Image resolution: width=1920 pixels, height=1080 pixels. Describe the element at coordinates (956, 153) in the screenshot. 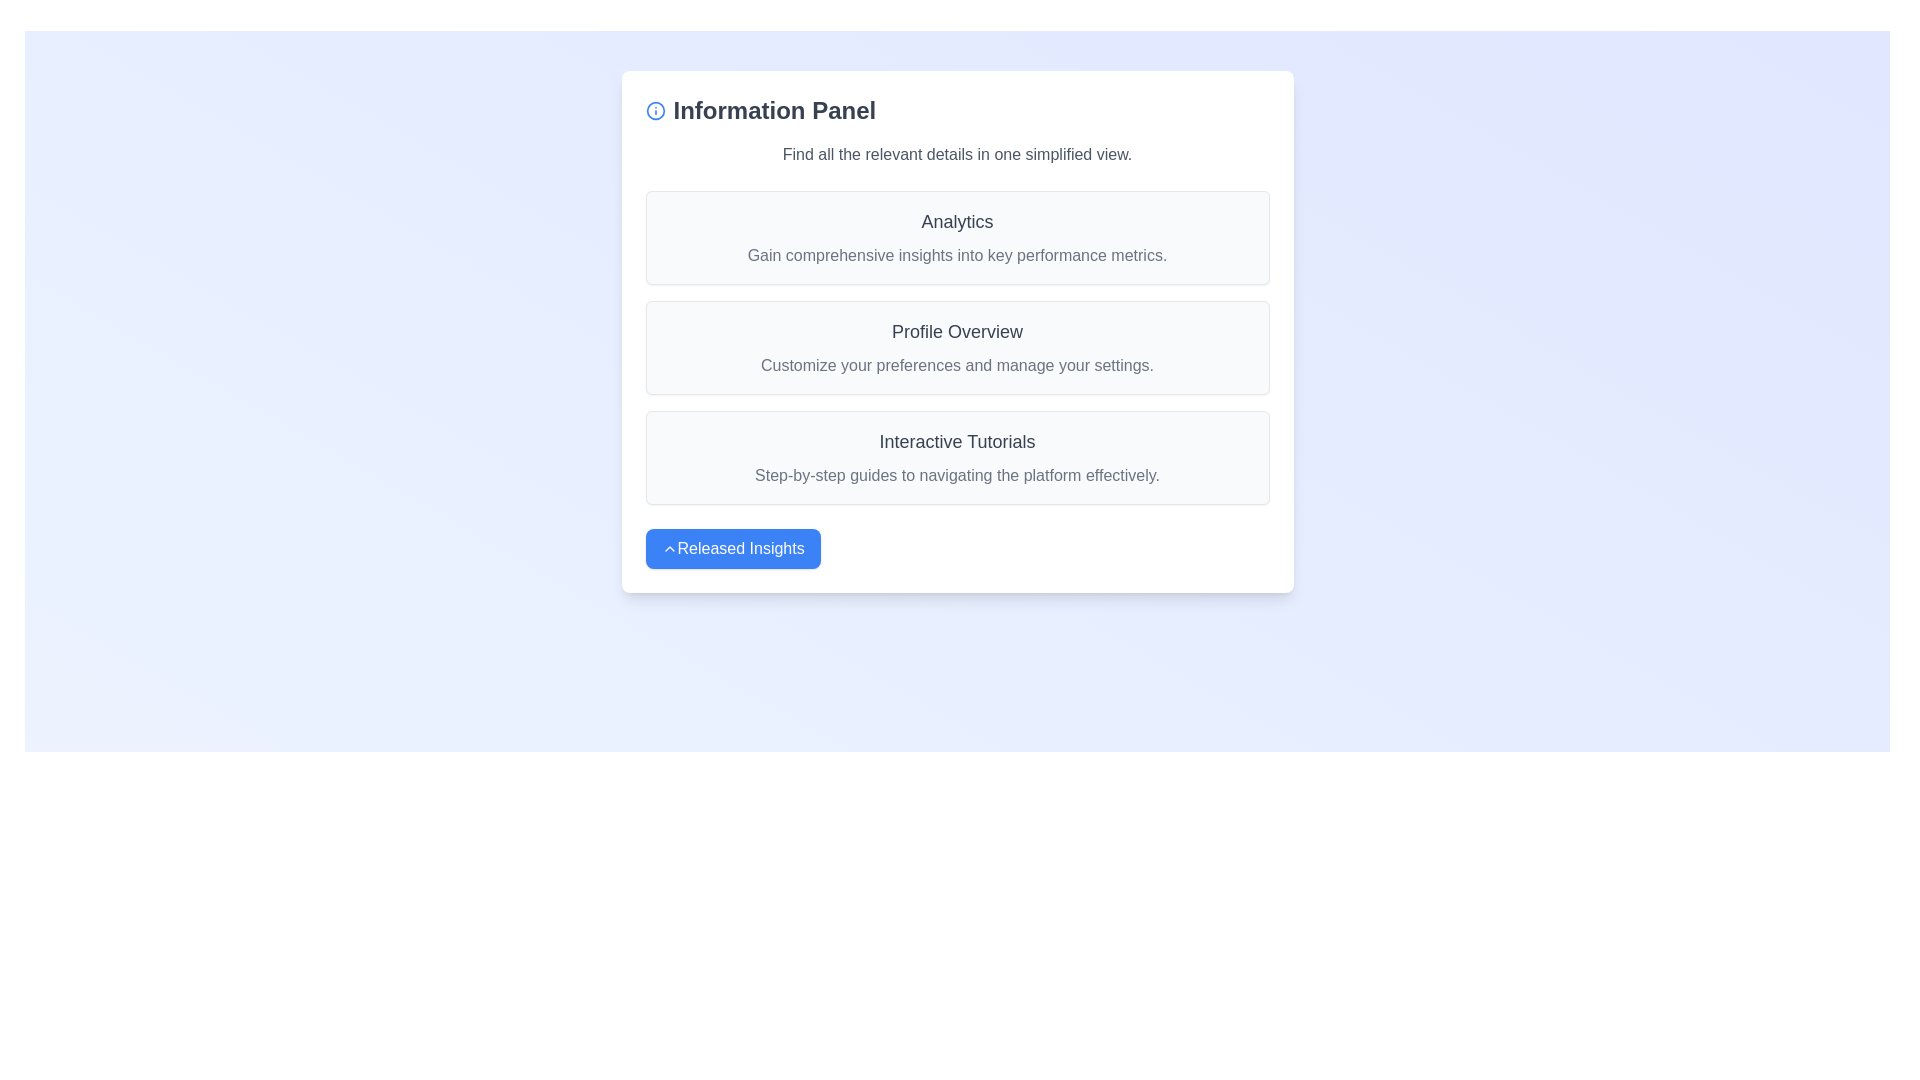

I see `text block displaying 'Find all the relevant details in one simplified view.' located under the 'Information Panel' title and above the 'Analytics' section` at that location.